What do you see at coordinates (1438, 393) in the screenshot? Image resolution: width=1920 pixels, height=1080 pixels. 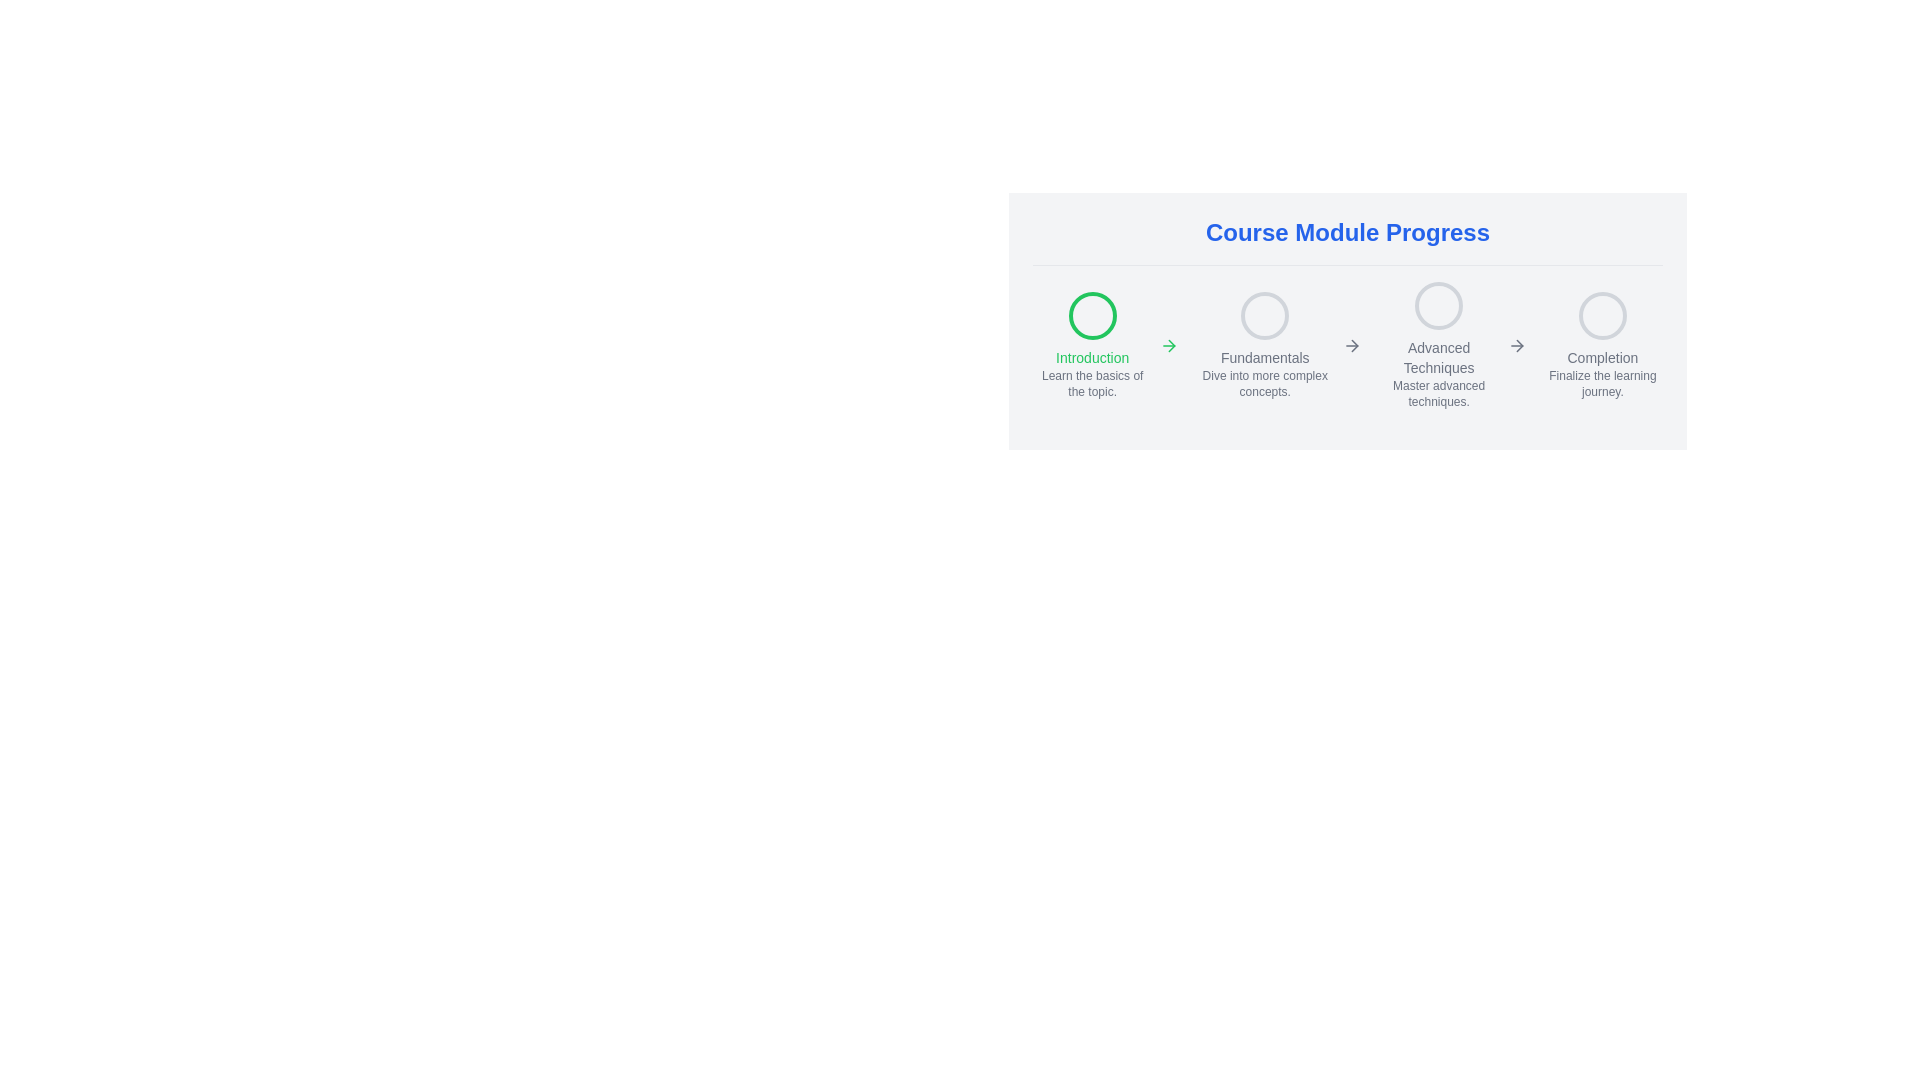 I see `the text label providing additional descriptive information about 'Advanced Techniques' in the progress bar section, located beneath the main label` at bounding box center [1438, 393].